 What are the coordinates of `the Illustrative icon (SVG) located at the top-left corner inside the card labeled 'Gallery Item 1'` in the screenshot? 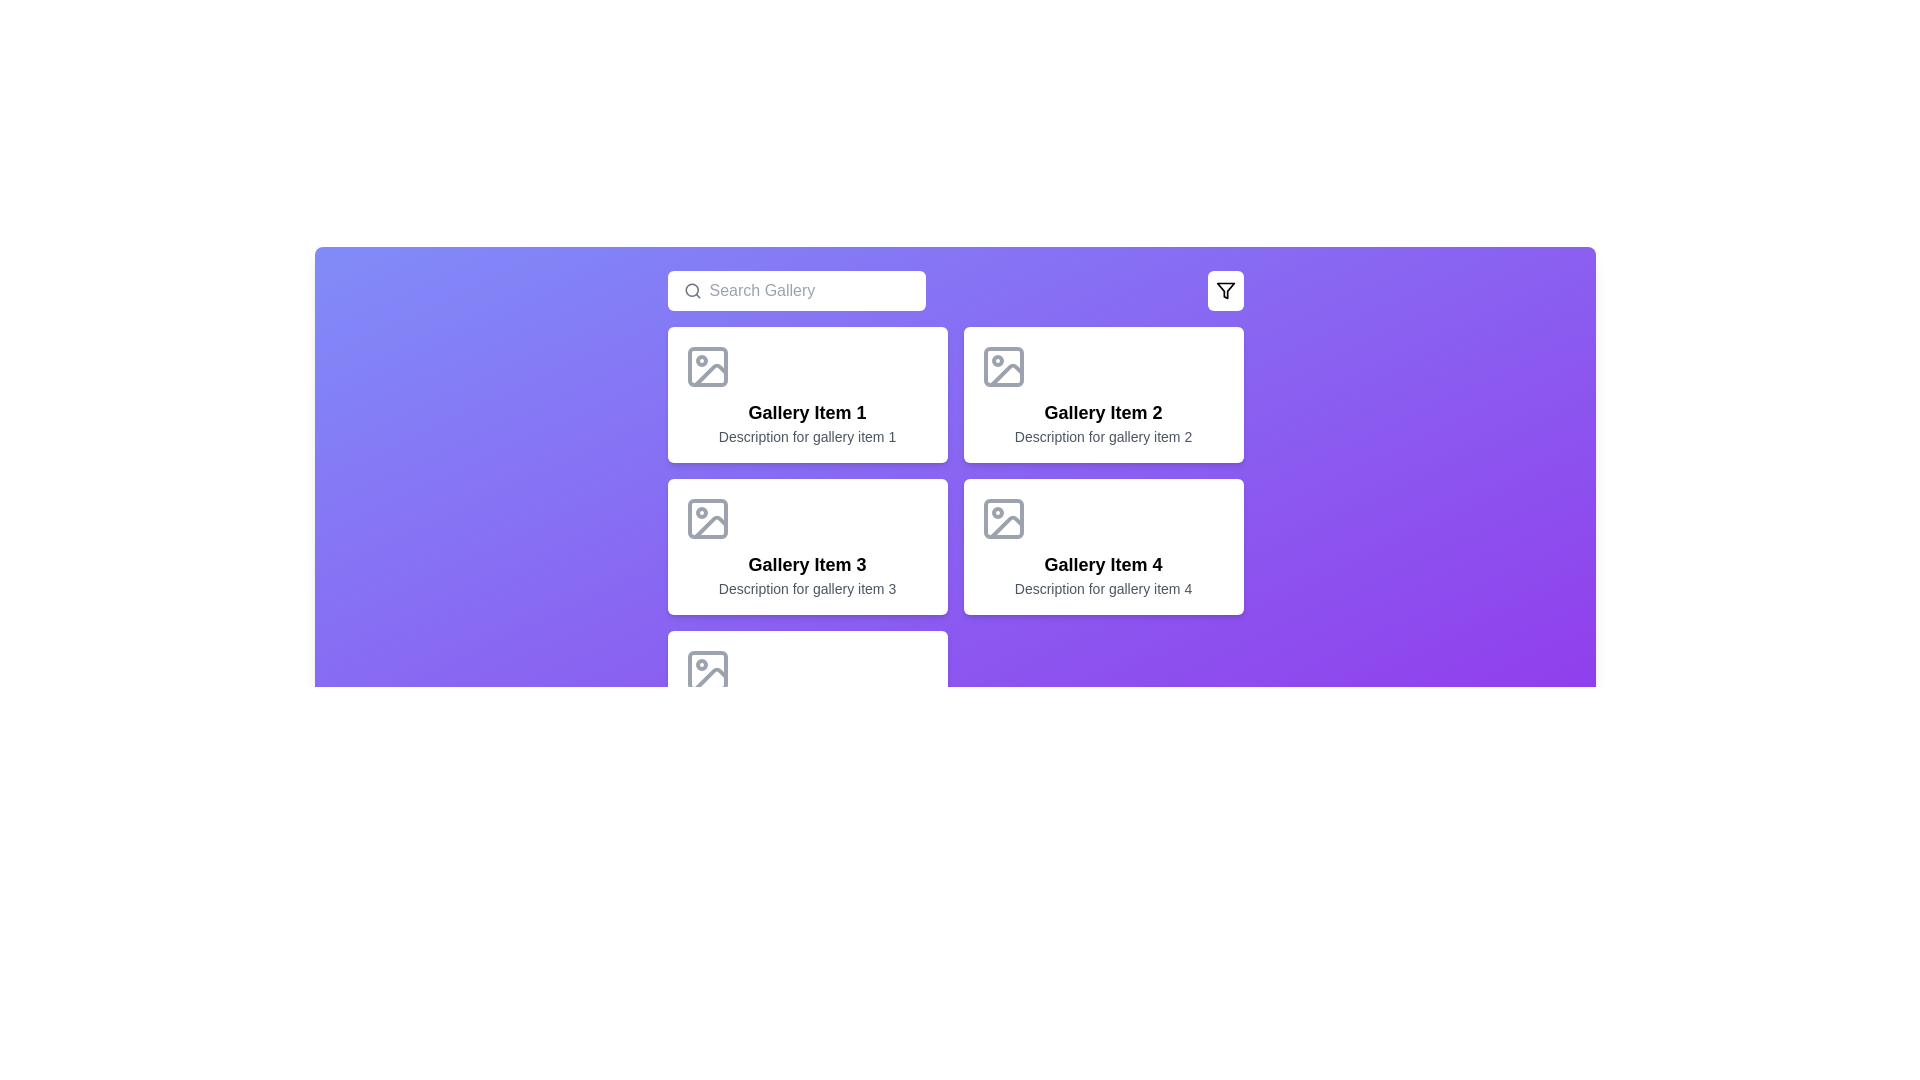 It's located at (707, 366).